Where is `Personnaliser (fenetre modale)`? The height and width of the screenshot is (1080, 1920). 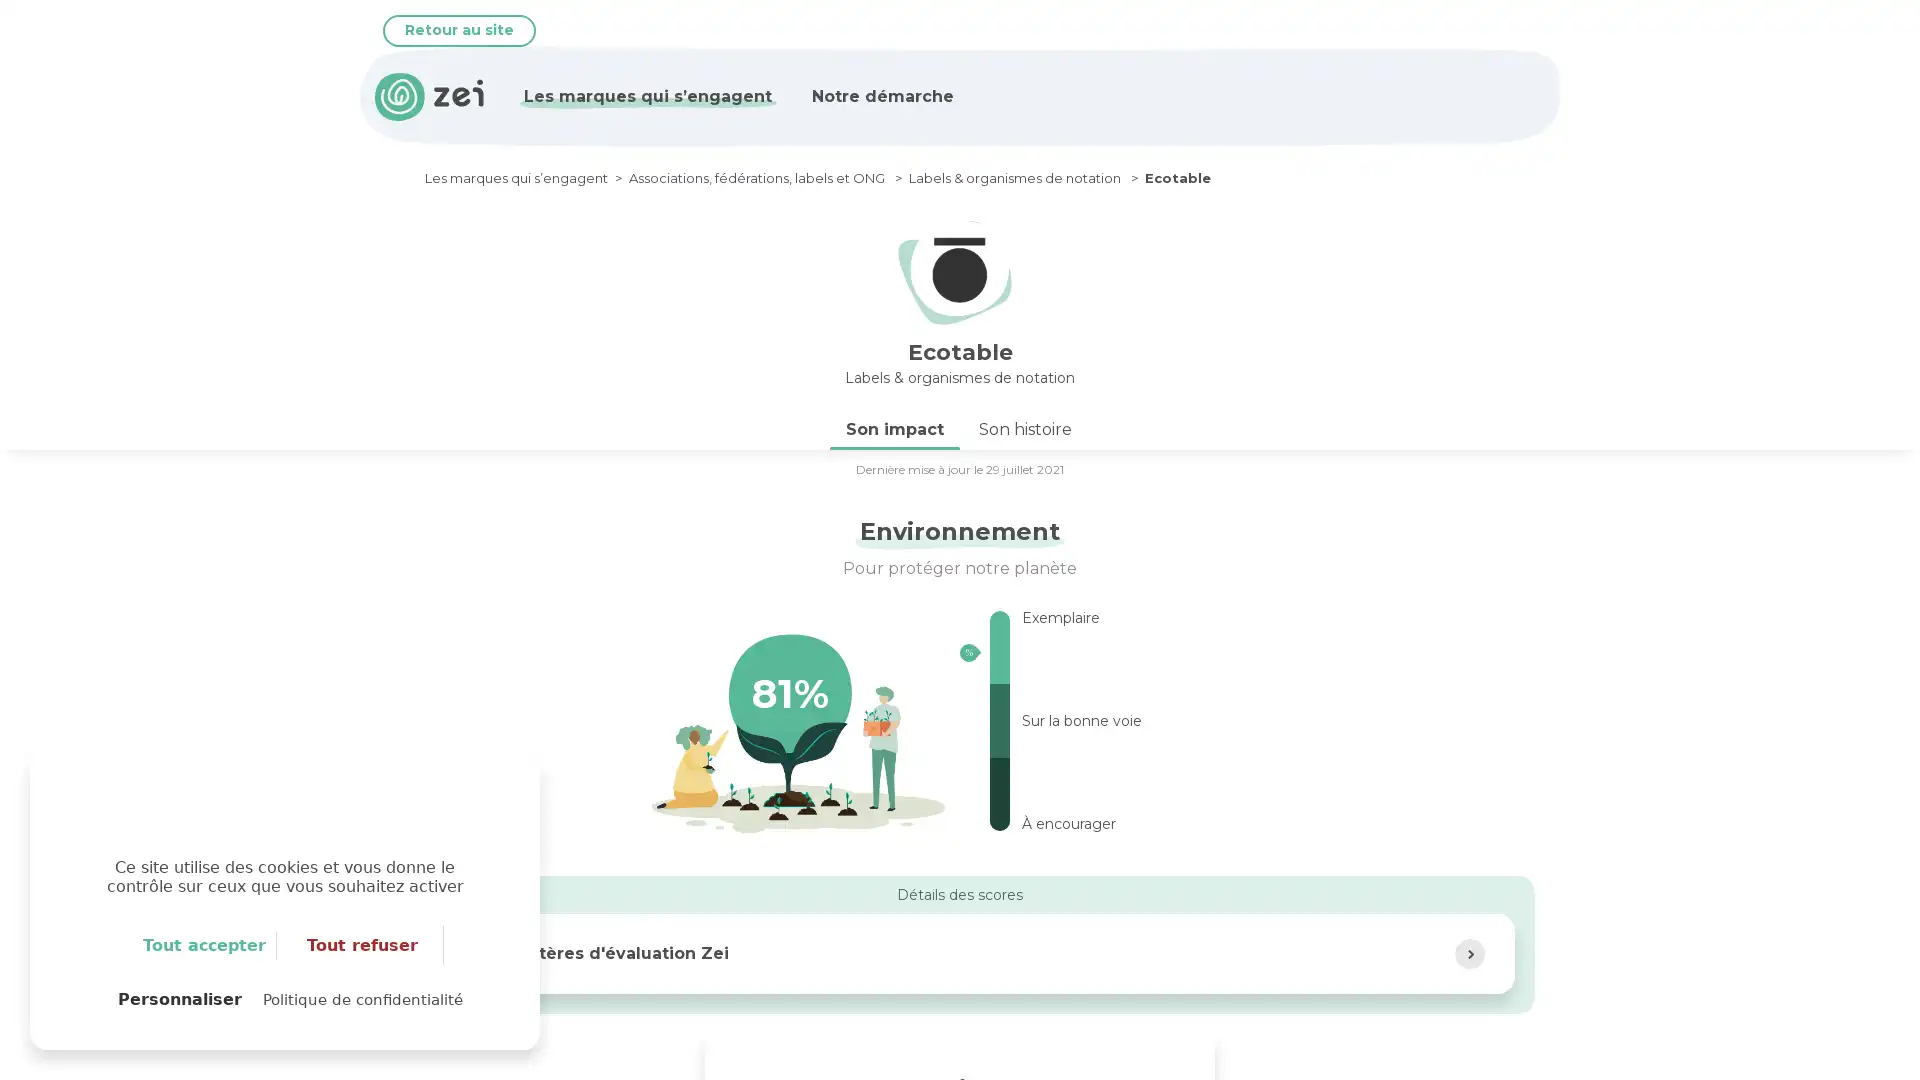
Personnaliser (fenetre modale) is located at coordinates (180, 999).